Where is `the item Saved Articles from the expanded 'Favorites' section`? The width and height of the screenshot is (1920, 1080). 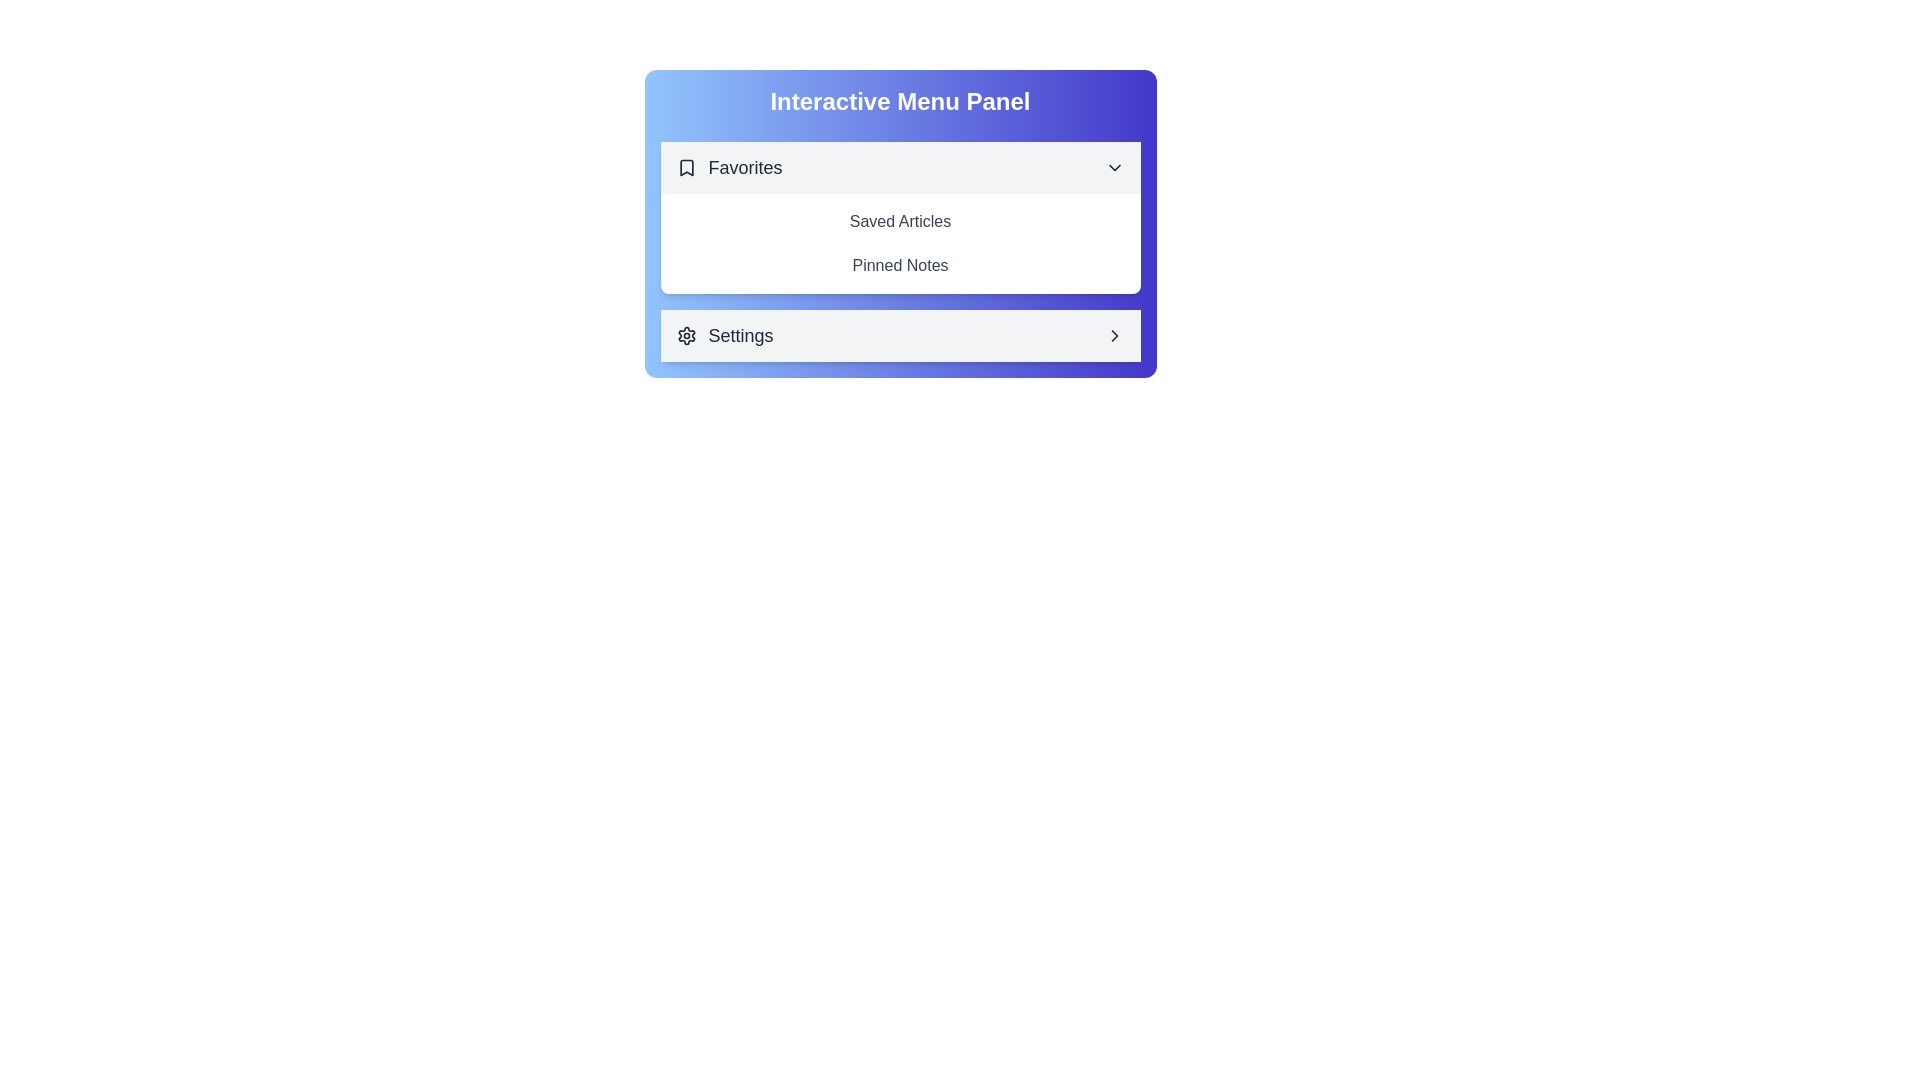
the item Saved Articles from the expanded 'Favorites' section is located at coordinates (899, 222).